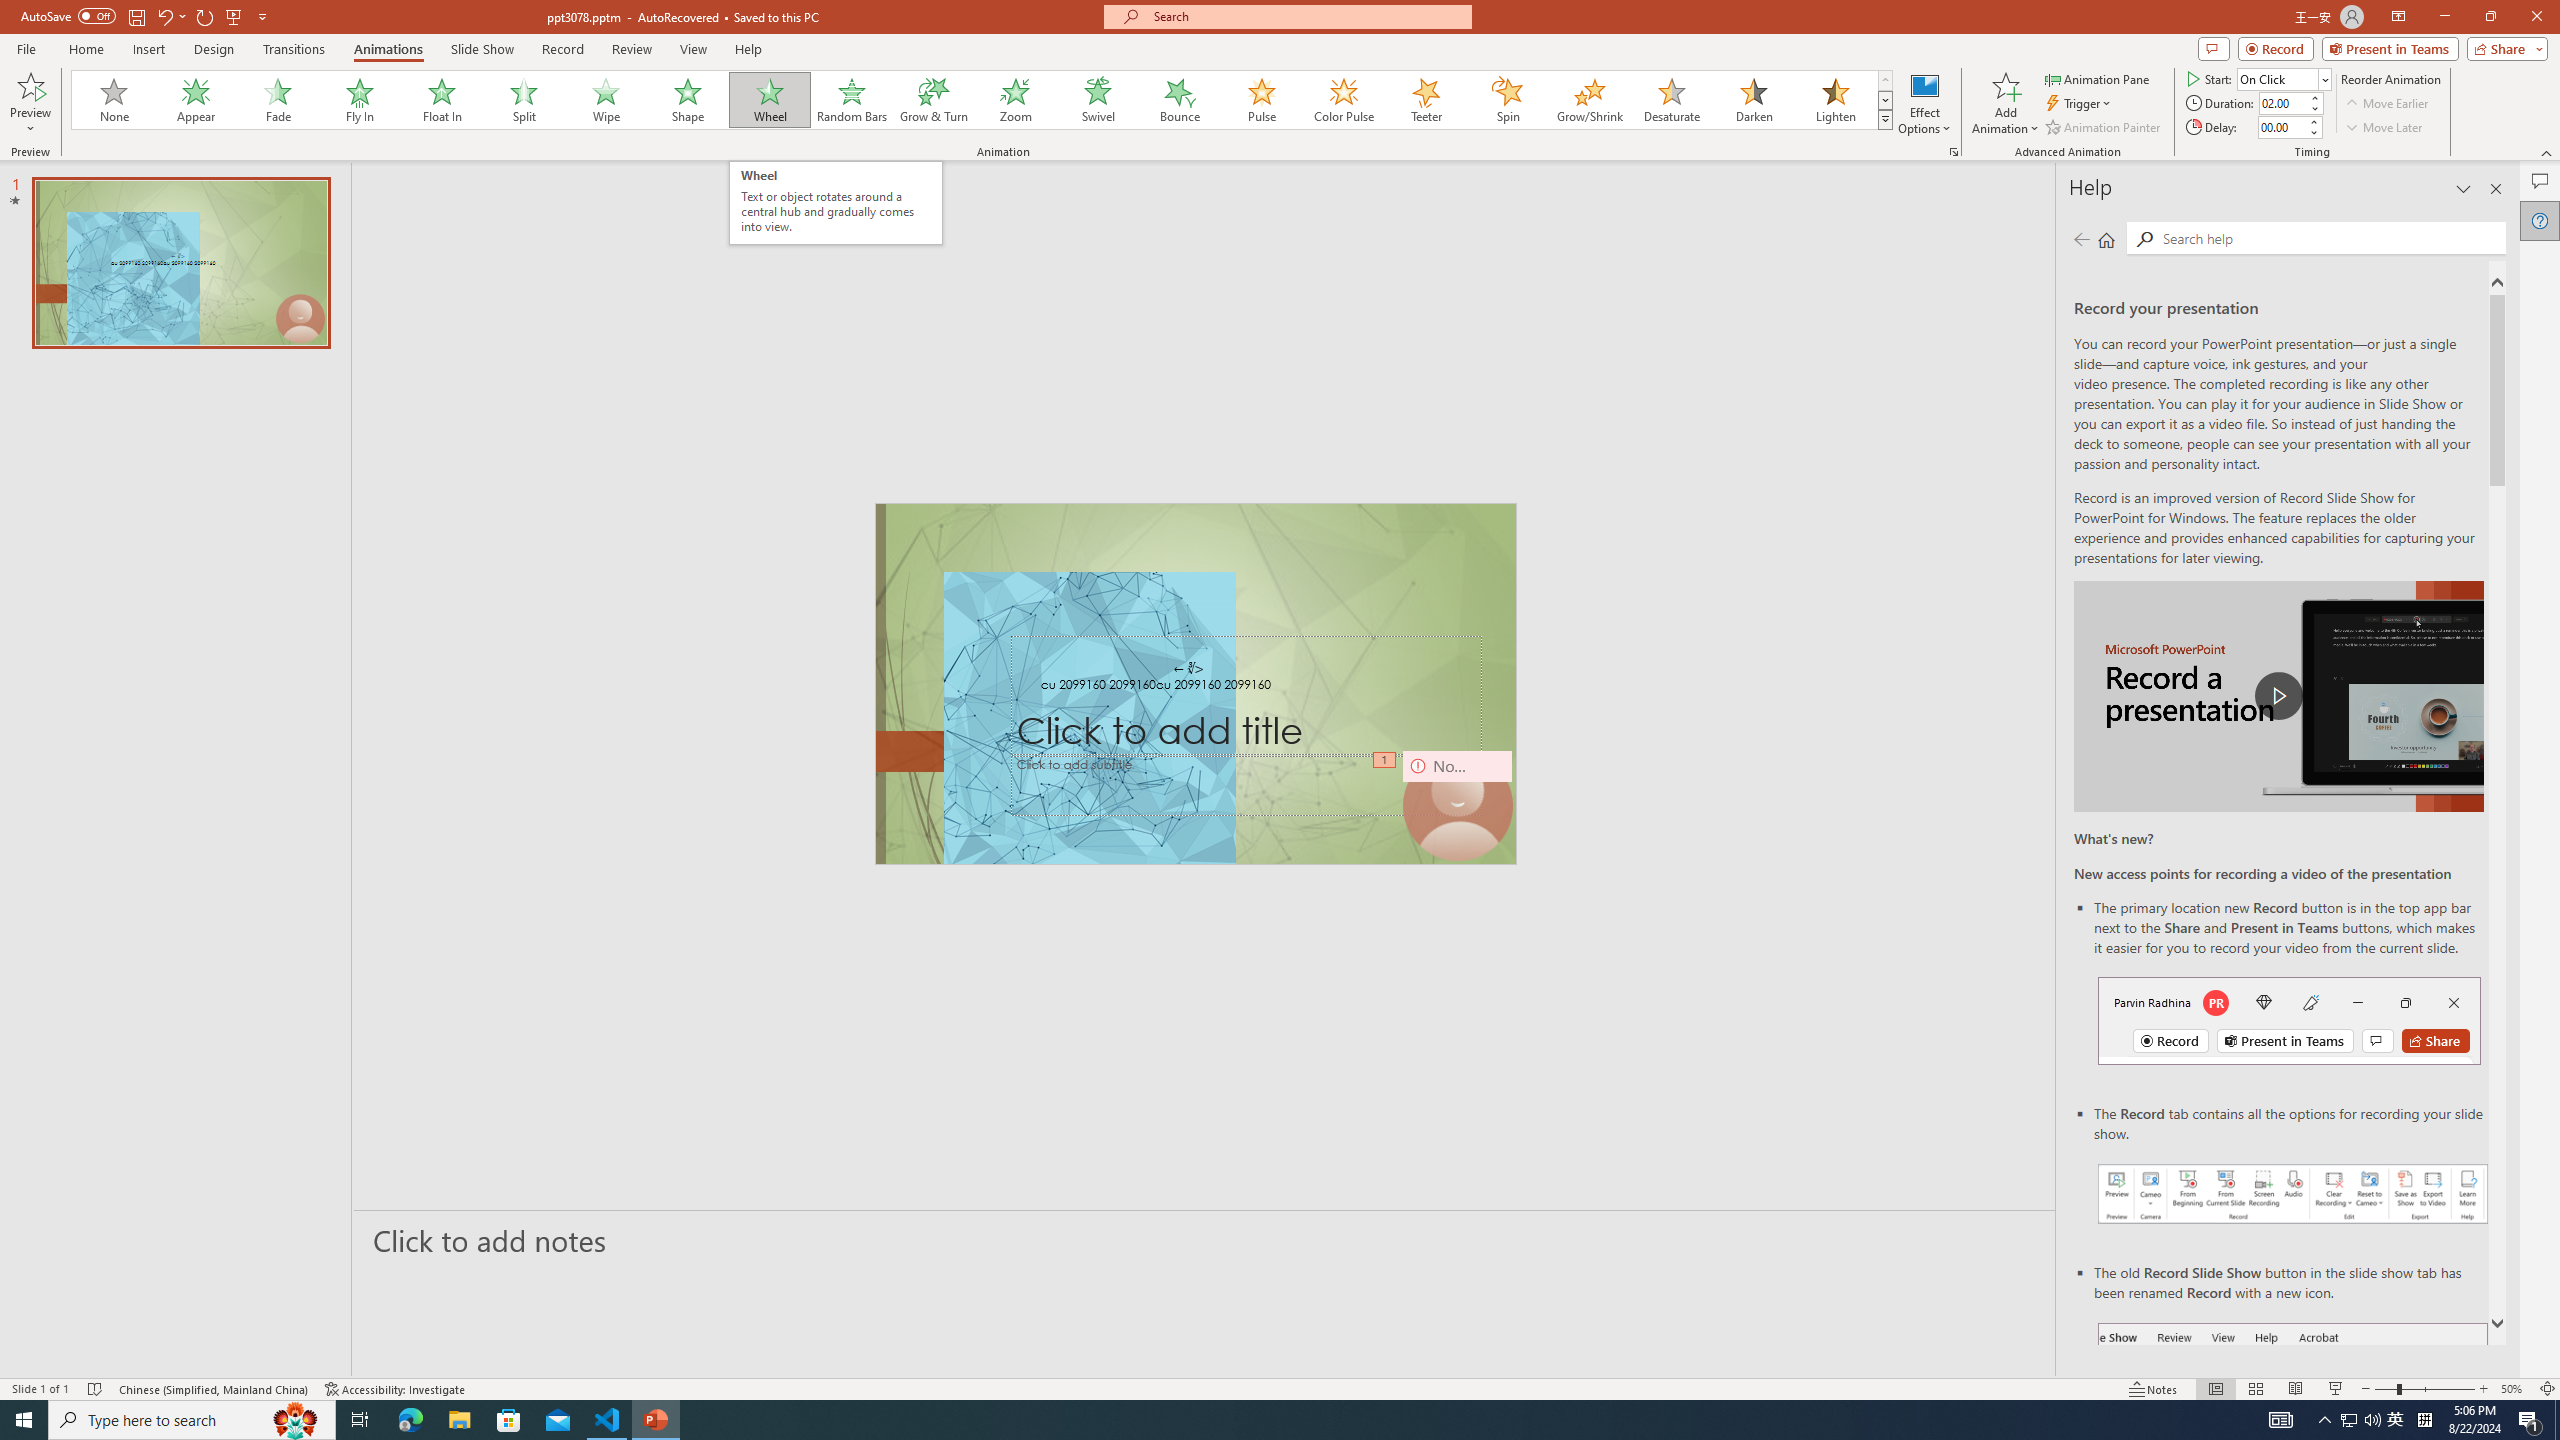 The height and width of the screenshot is (1440, 2560). I want to click on 'TextBox 7', so click(1189, 669).